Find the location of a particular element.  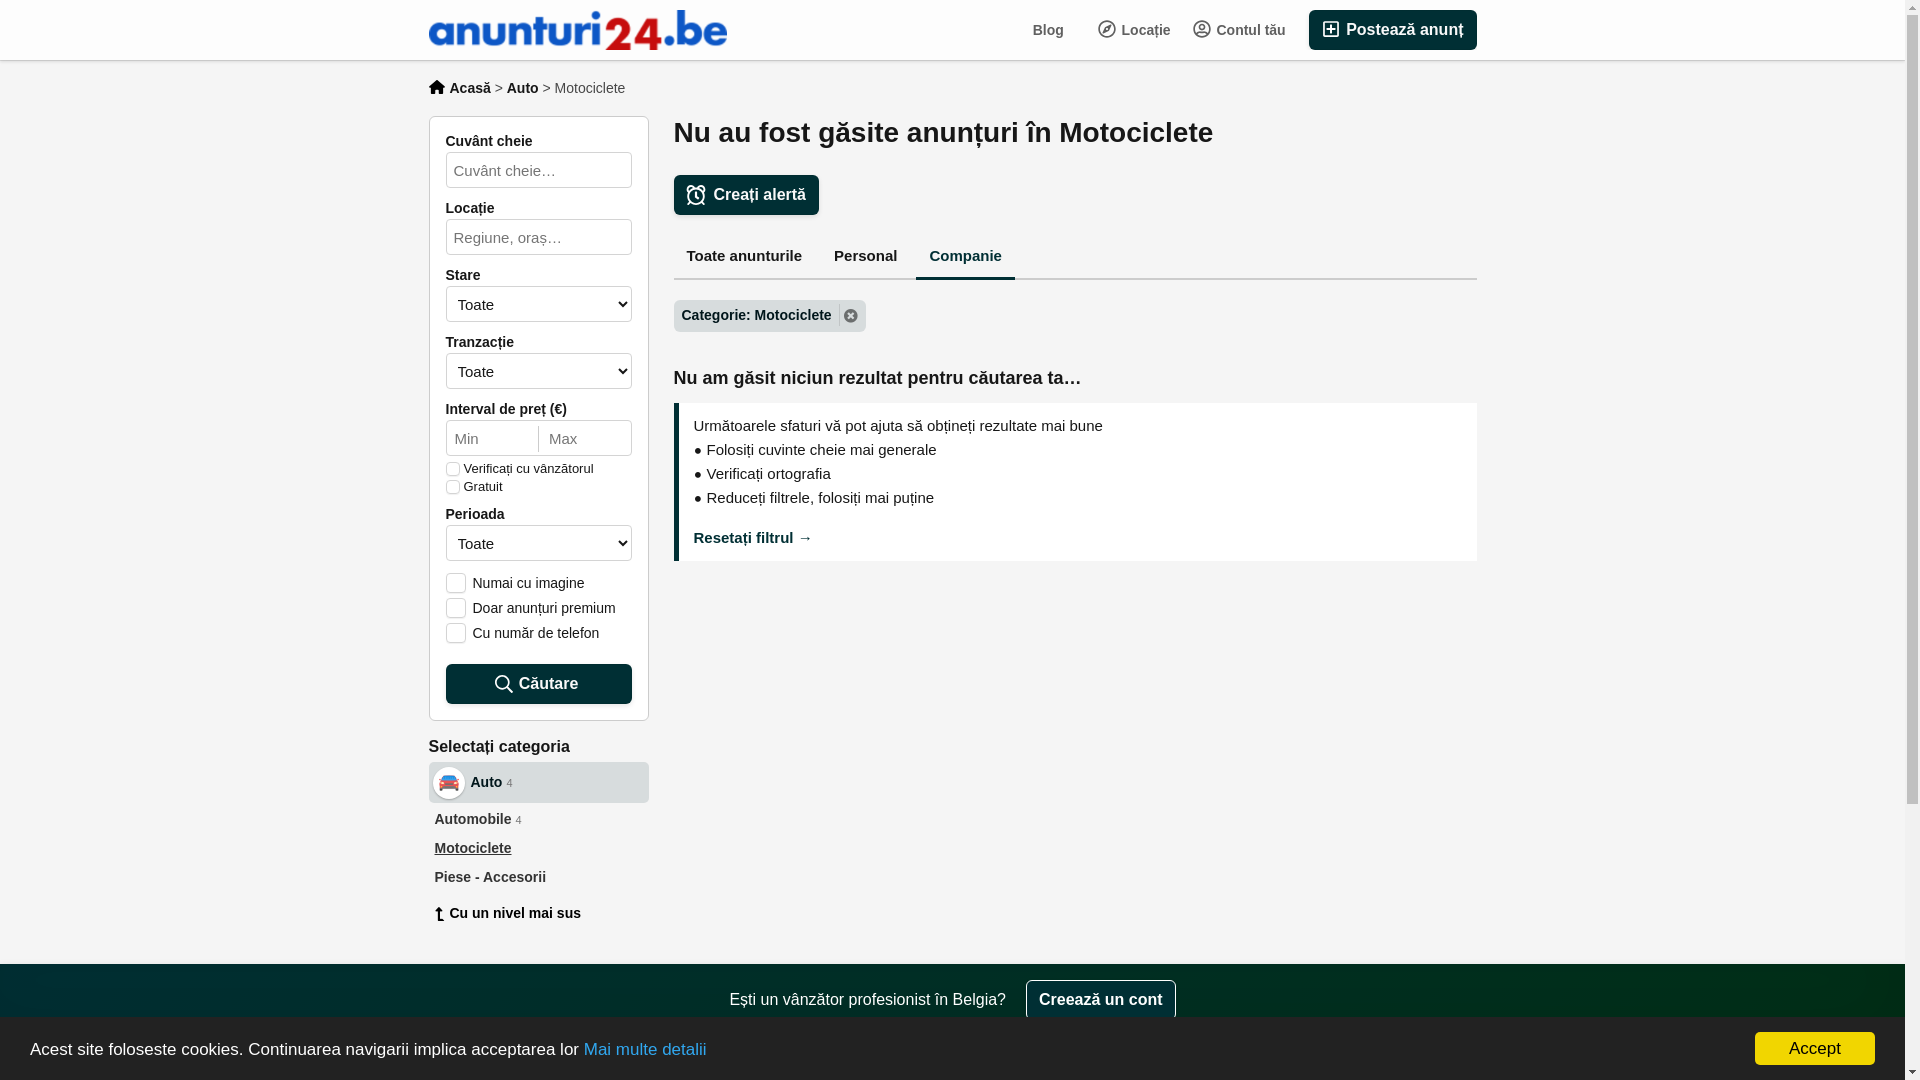

'Automobile is located at coordinates (537, 819).